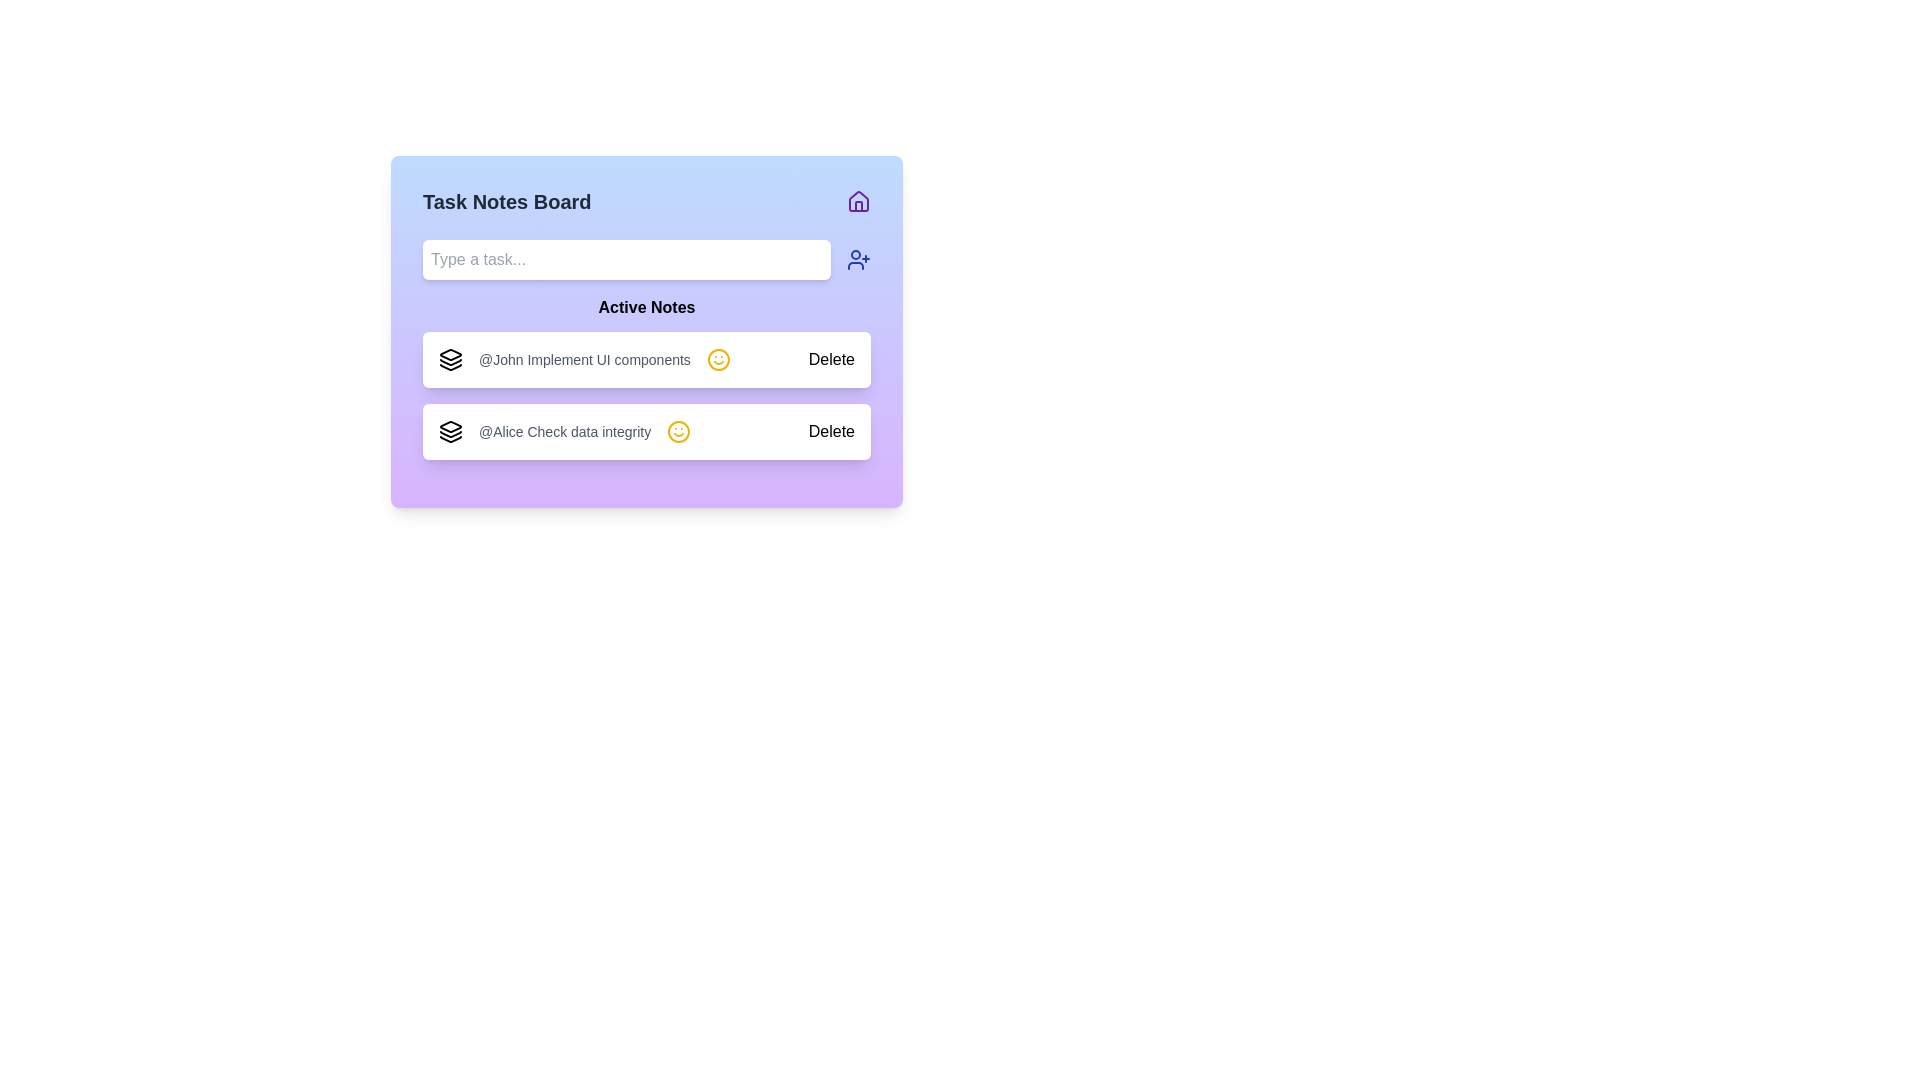 Image resolution: width=1920 pixels, height=1080 pixels. What do you see at coordinates (718, 358) in the screenshot?
I see `primary visual representation of the smiley face's outline, which is a Vector graphic circle located beside the text '@Alice Check data integrity' in the second row of the 'Active Notes' section` at bounding box center [718, 358].